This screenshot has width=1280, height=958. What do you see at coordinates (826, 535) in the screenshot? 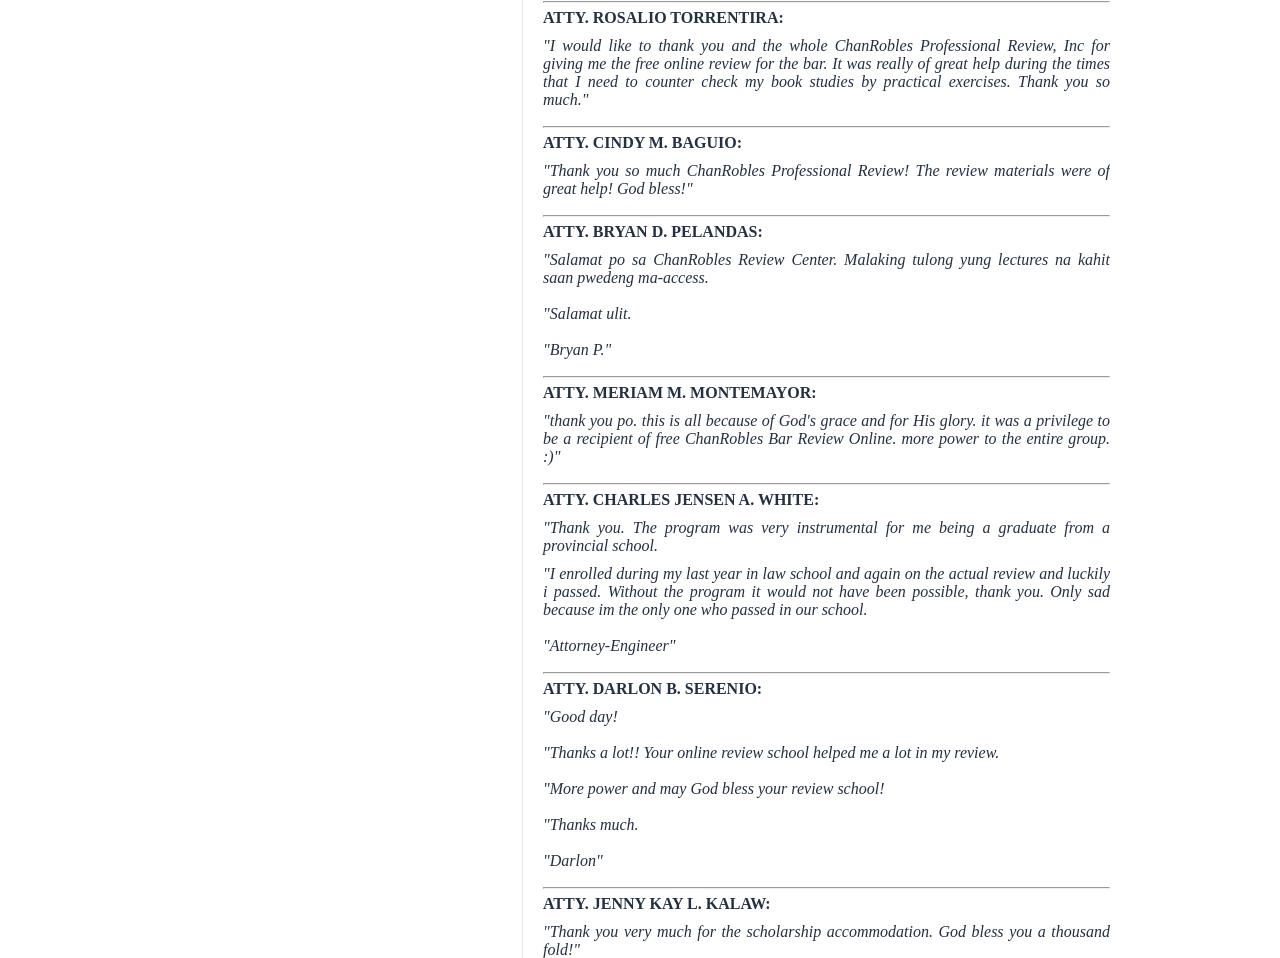
I see `'"Thank you. The program was very instrumental for me being a graduate from a provincial school.'` at bounding box center [826, 535].